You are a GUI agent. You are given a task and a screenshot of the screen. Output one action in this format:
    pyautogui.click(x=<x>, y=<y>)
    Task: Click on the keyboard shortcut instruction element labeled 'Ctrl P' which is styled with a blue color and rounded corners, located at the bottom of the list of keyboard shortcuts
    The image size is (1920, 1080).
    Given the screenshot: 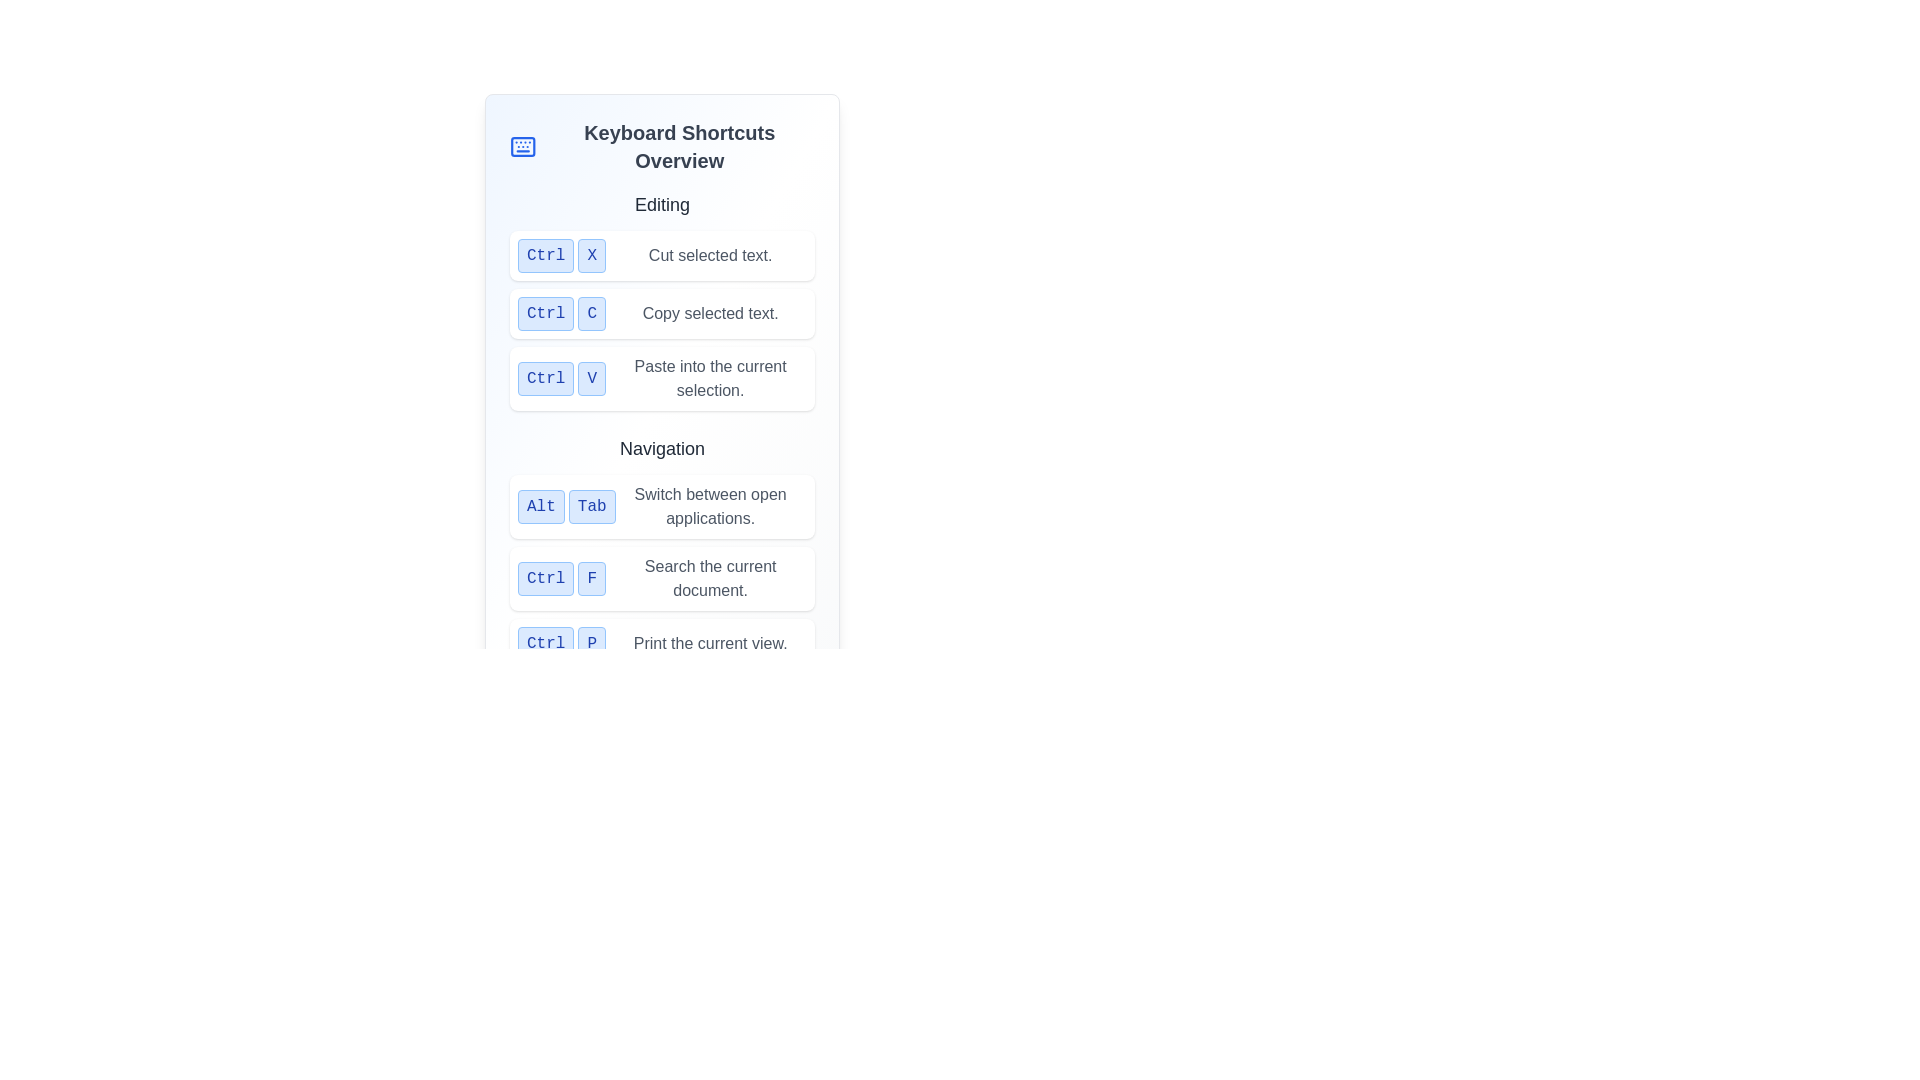 What is the action you would take?
    pyautogui.click(x=662, y=644)
    